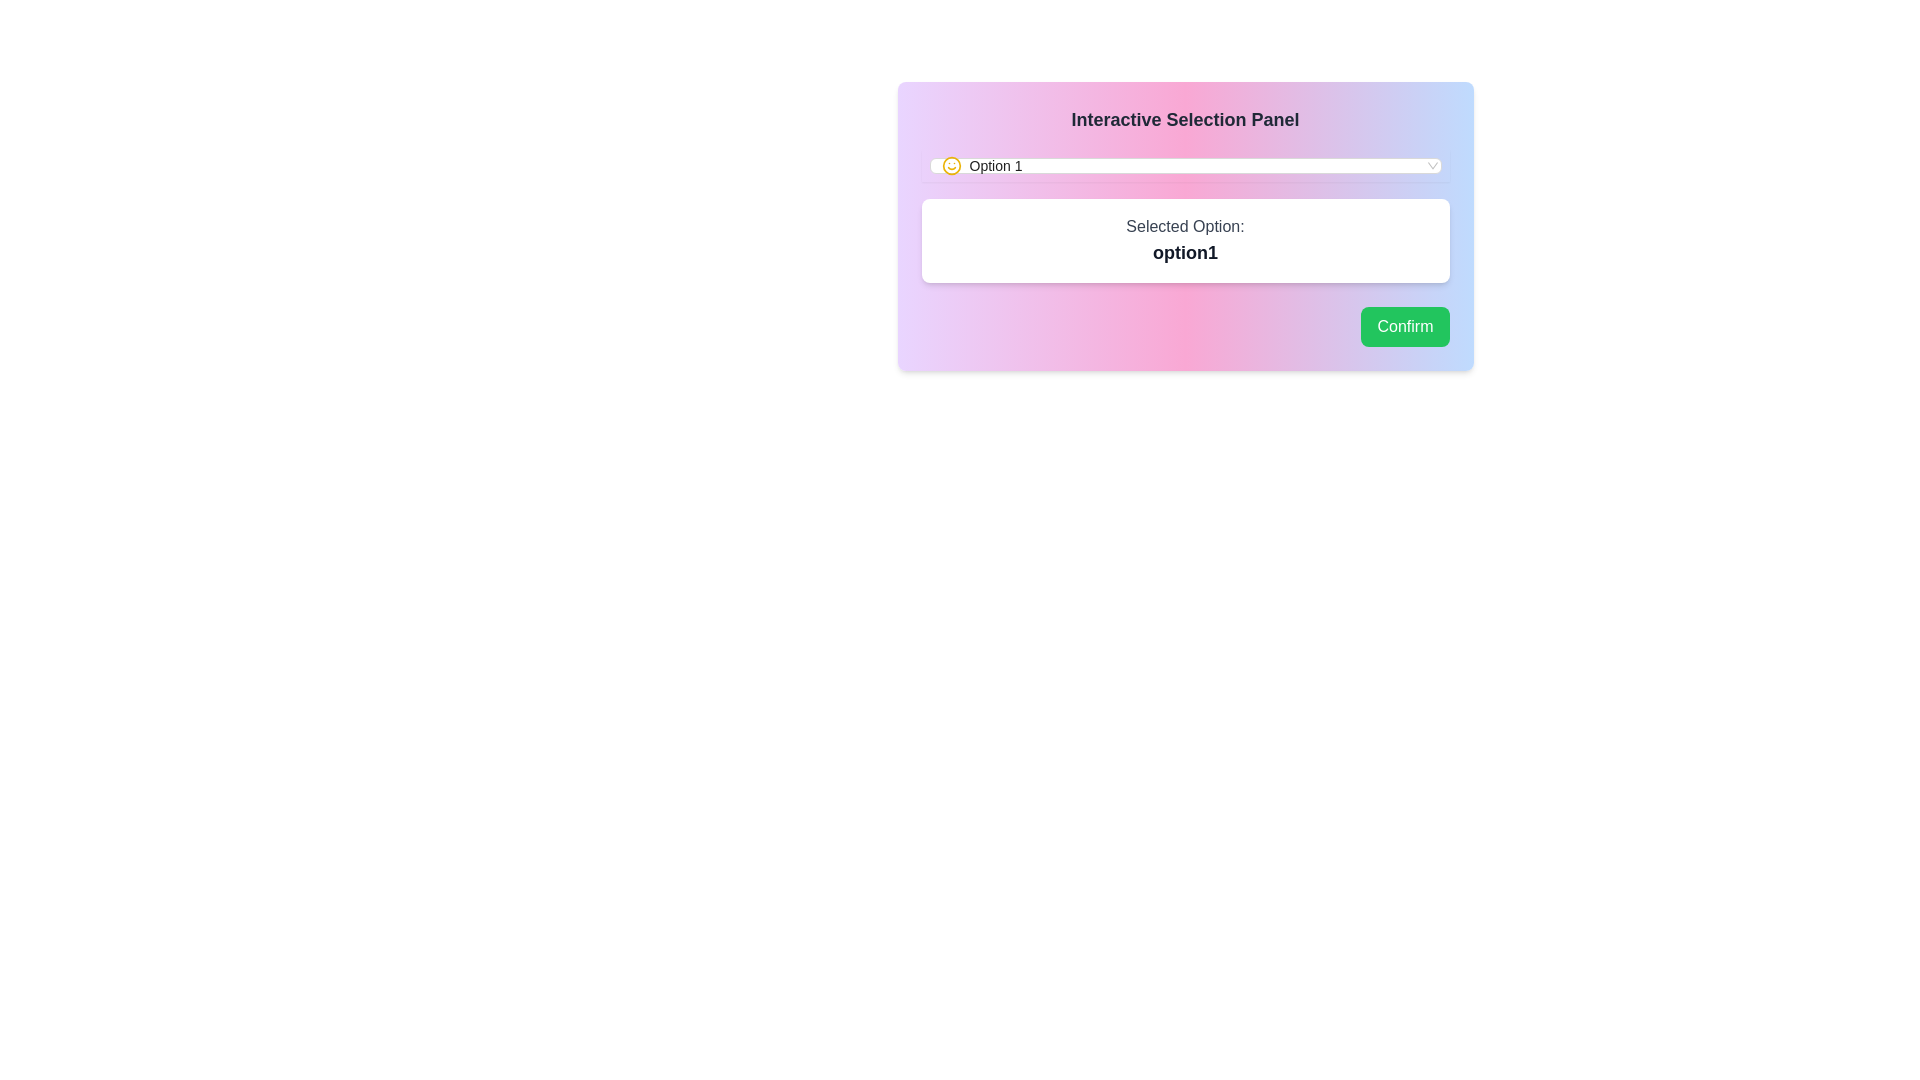 This screenshot has height=1080, width=1920. Describe the element at coordinates (995, 164) in the screenshot. I see `the label that displays the currently selected option in the dropdown field located at the top-left of the panel, to the right of the yellow smiley icon` at that location.